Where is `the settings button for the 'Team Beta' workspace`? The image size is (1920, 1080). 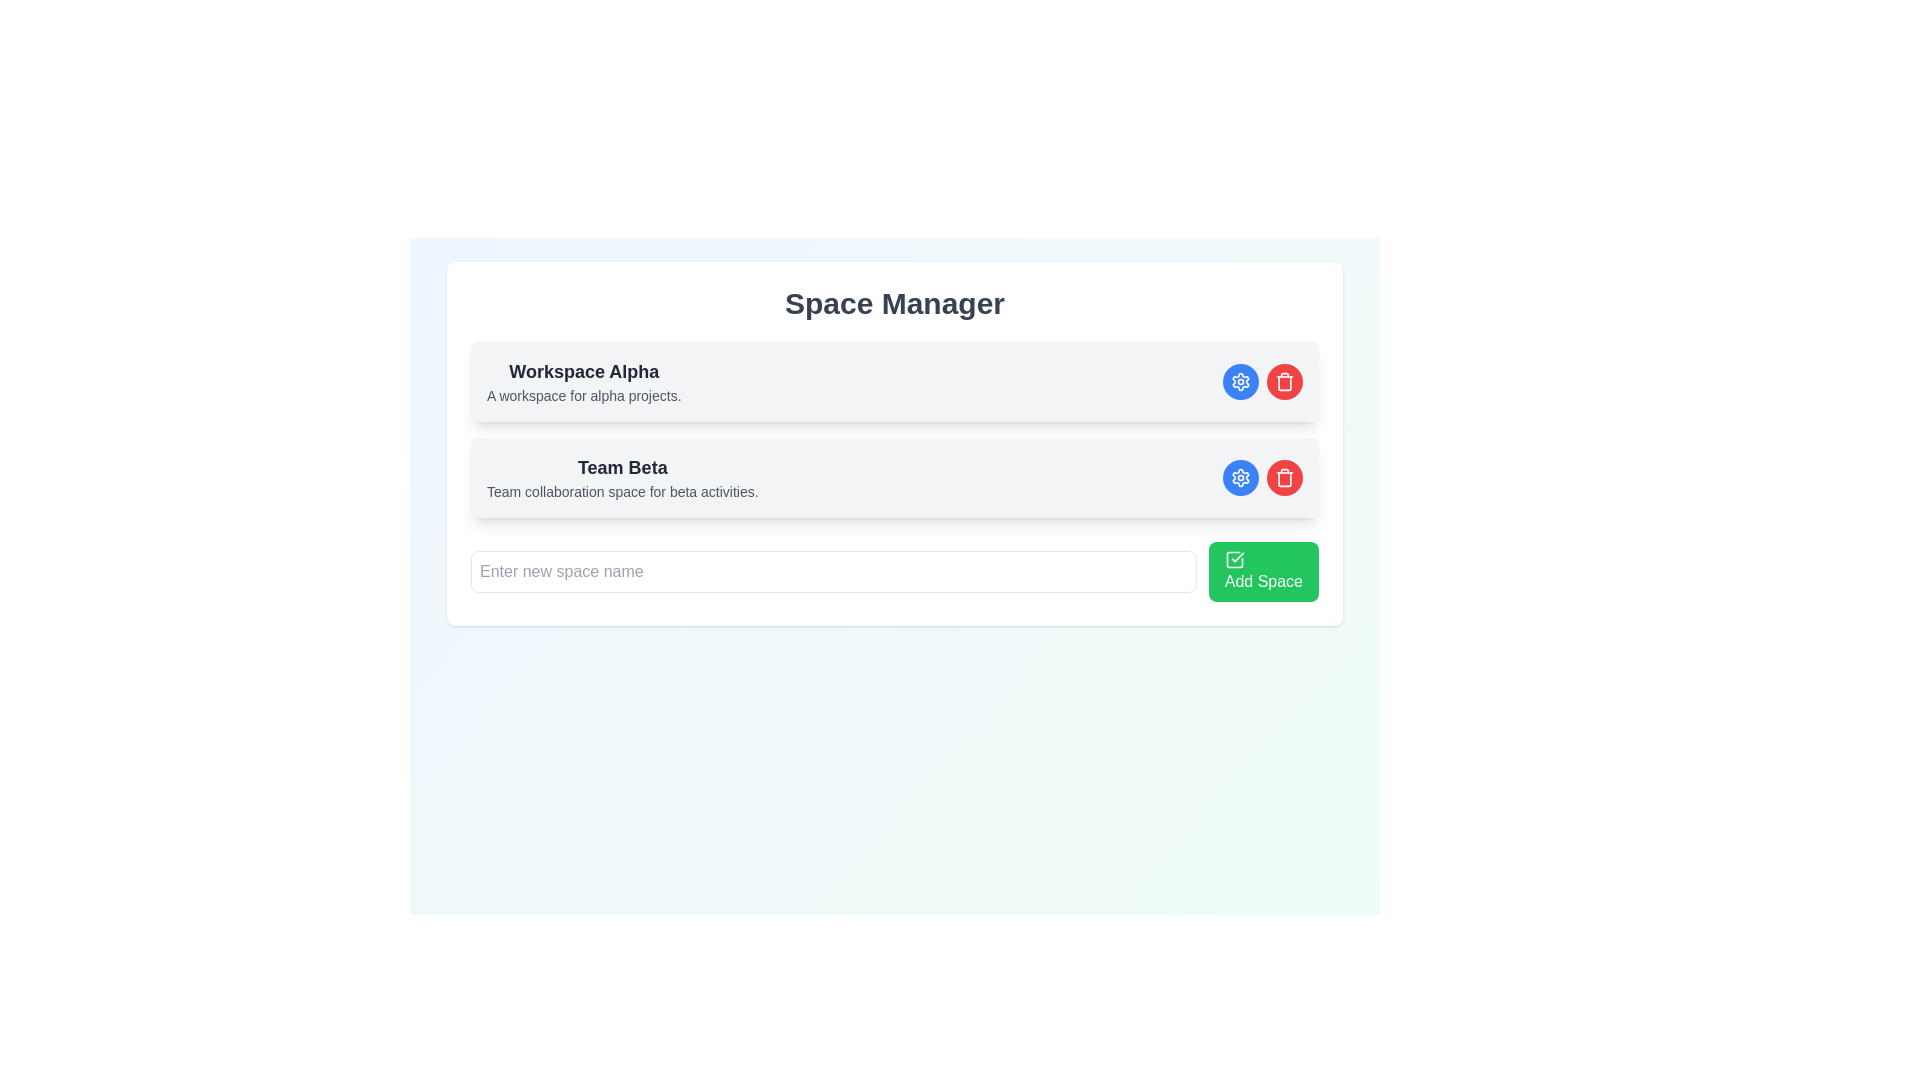
the settings button for the 'Team Beta' workspace is located at coordinates (1240, 478).